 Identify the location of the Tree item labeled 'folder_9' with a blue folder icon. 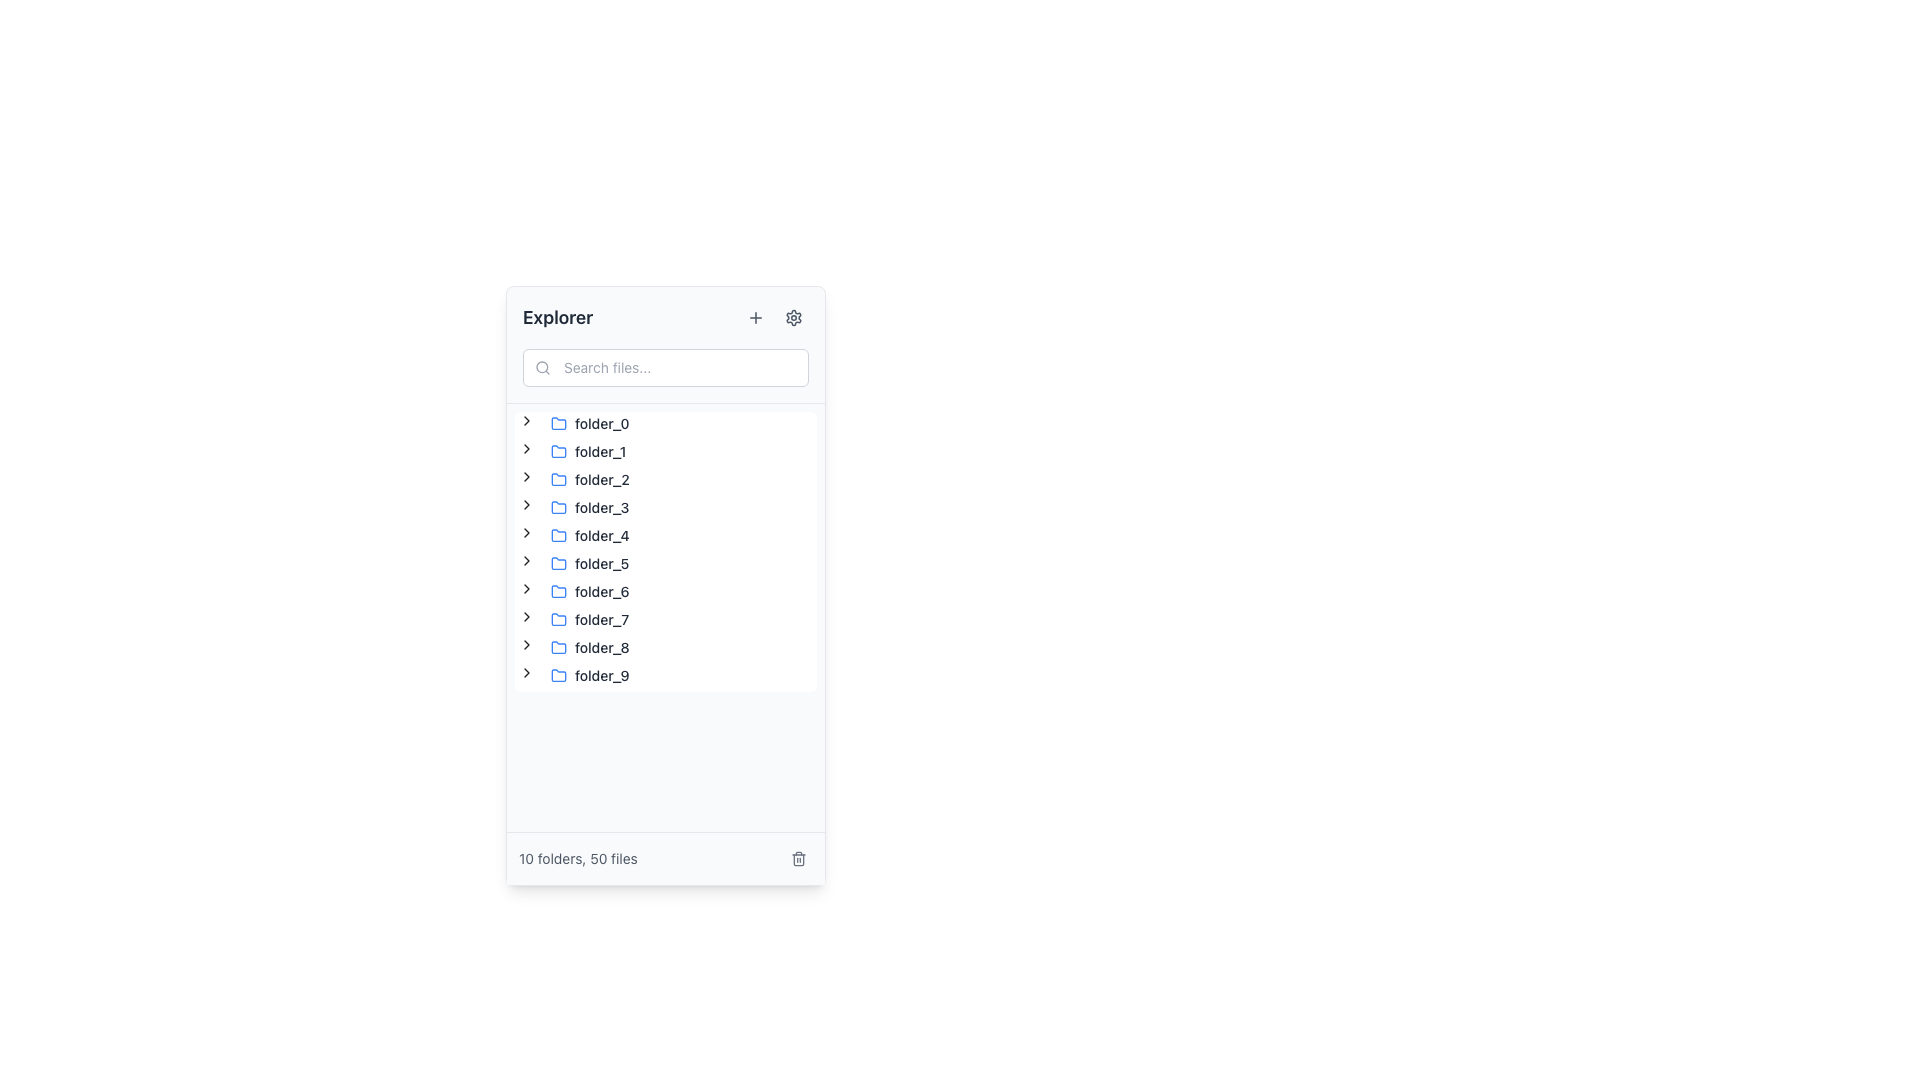
(589, 675).